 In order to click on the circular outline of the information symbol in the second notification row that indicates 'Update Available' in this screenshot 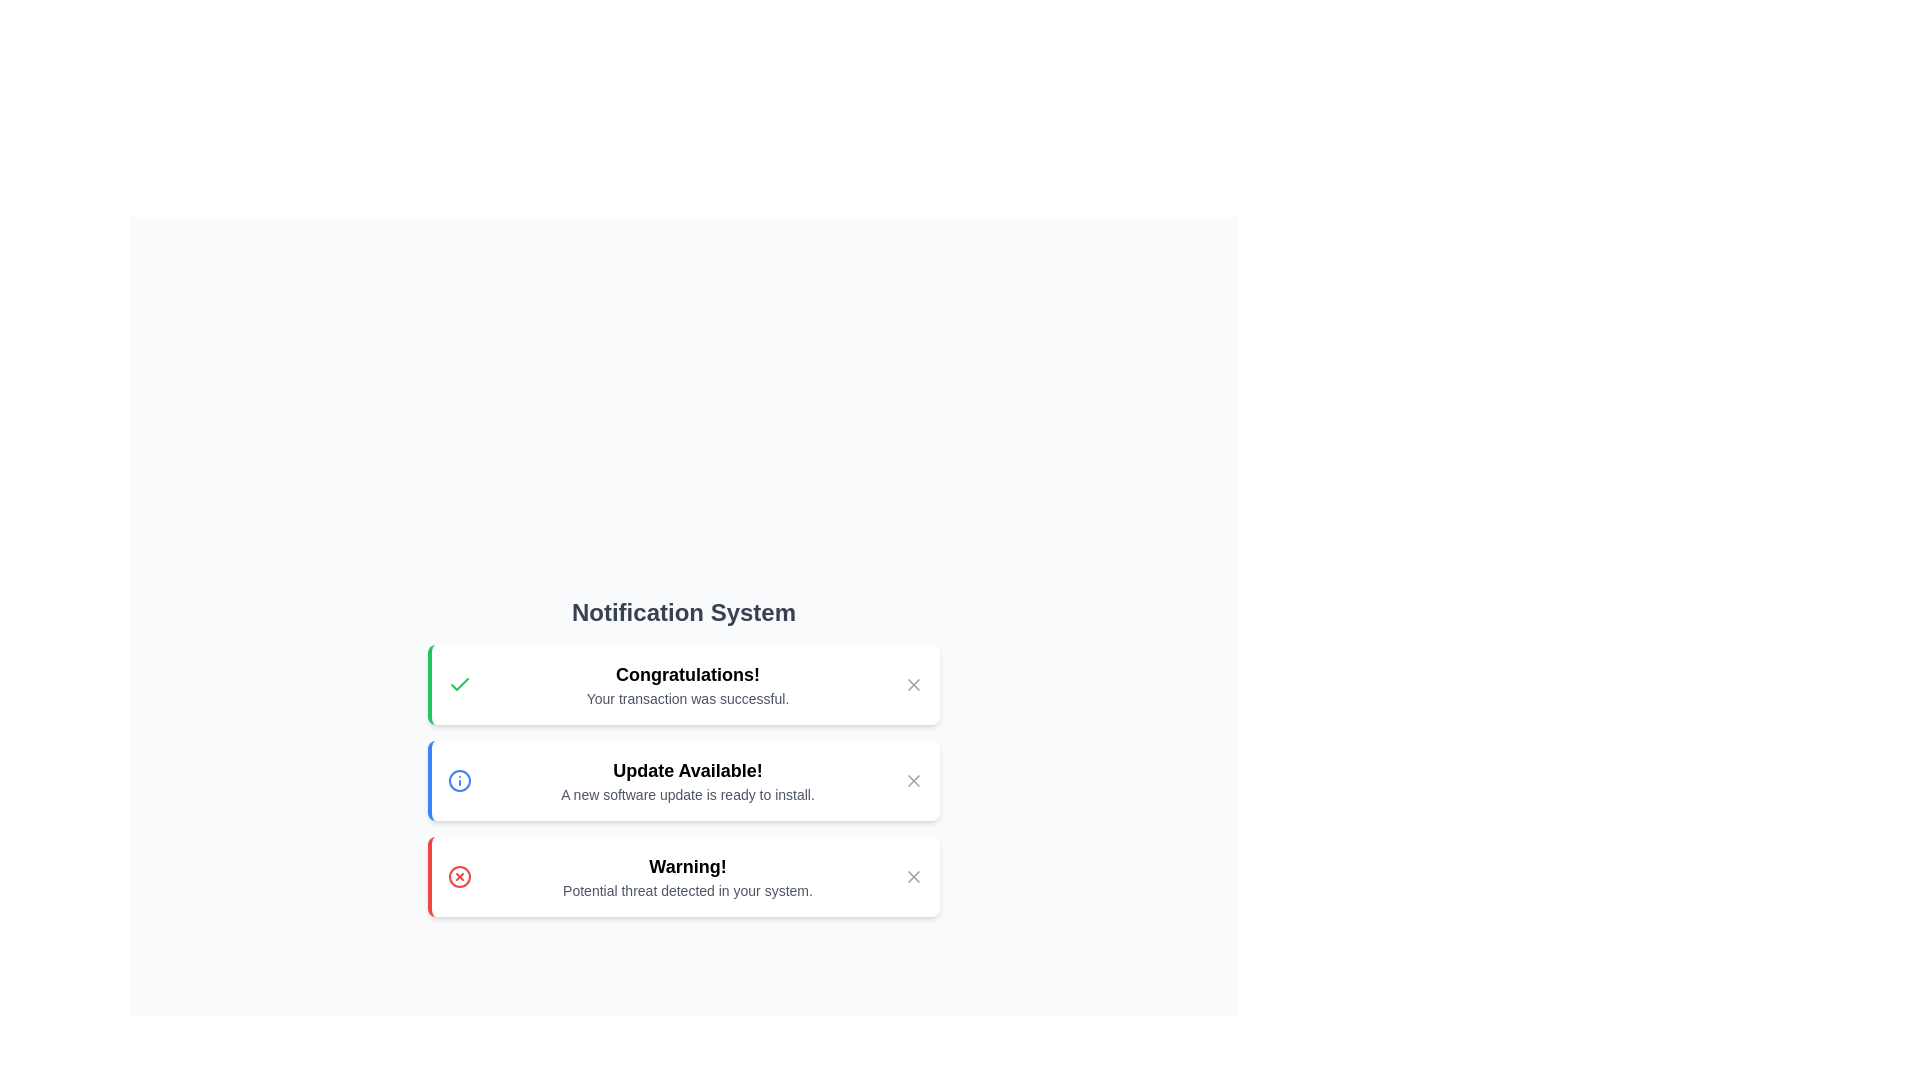, I will do `click(459, 779)`.